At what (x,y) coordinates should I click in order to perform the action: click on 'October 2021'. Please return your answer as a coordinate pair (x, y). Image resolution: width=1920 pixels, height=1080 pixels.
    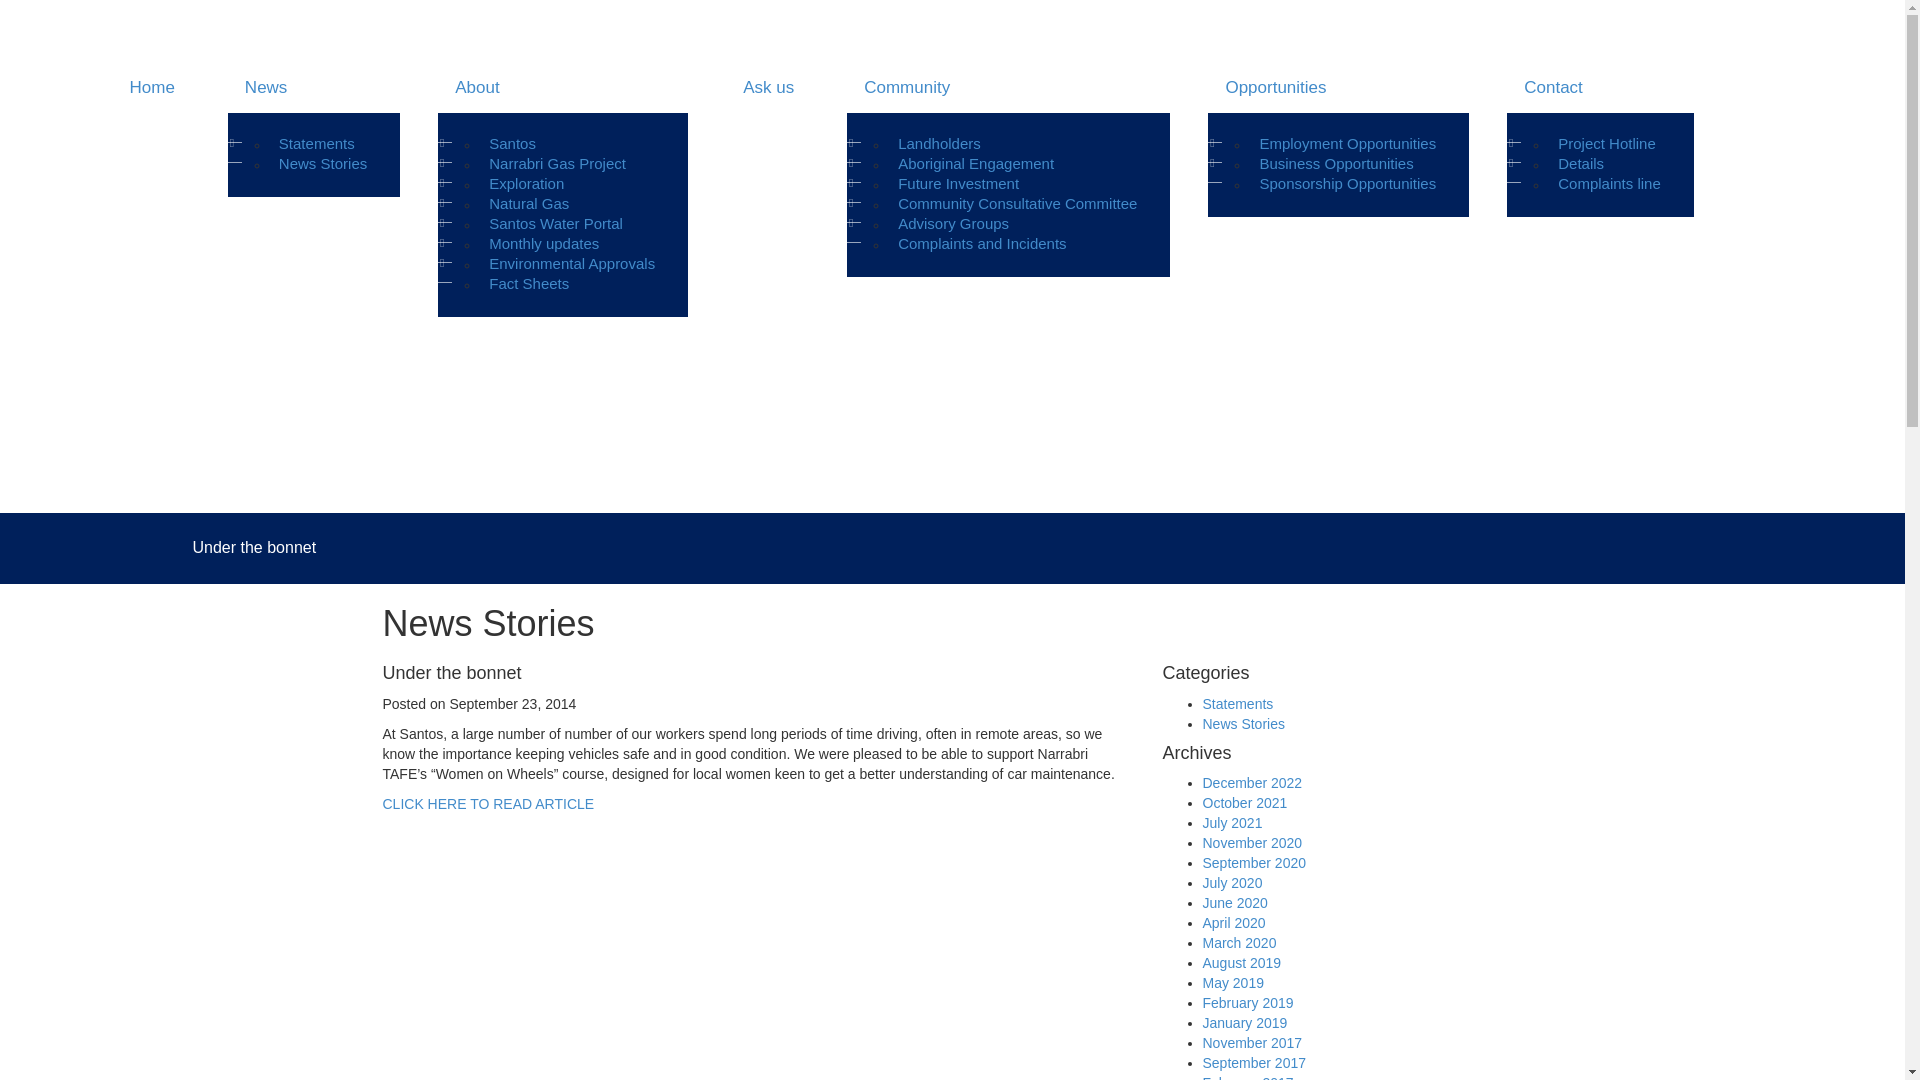
    Looking at the image, I should click on (1243, 801).